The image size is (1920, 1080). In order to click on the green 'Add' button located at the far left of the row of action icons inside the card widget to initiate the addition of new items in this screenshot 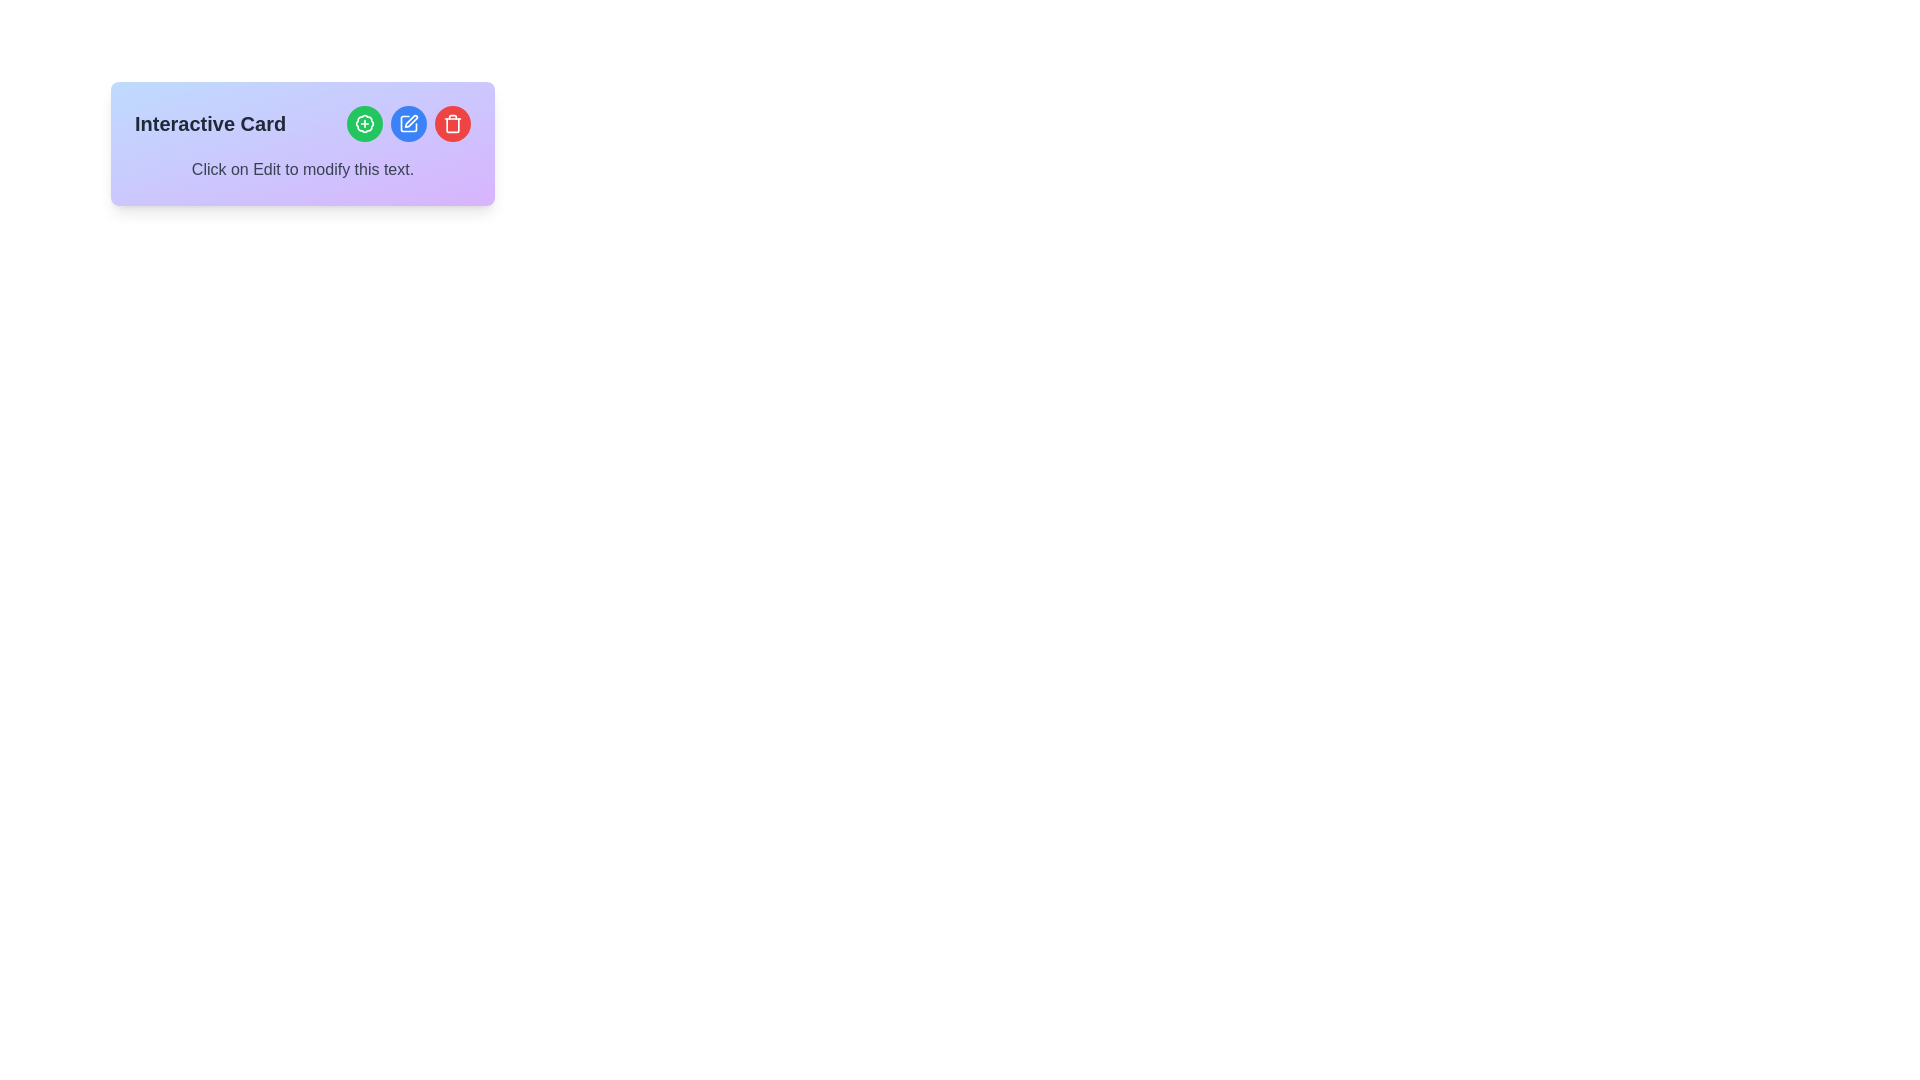, I will do `click(364, 123)`.